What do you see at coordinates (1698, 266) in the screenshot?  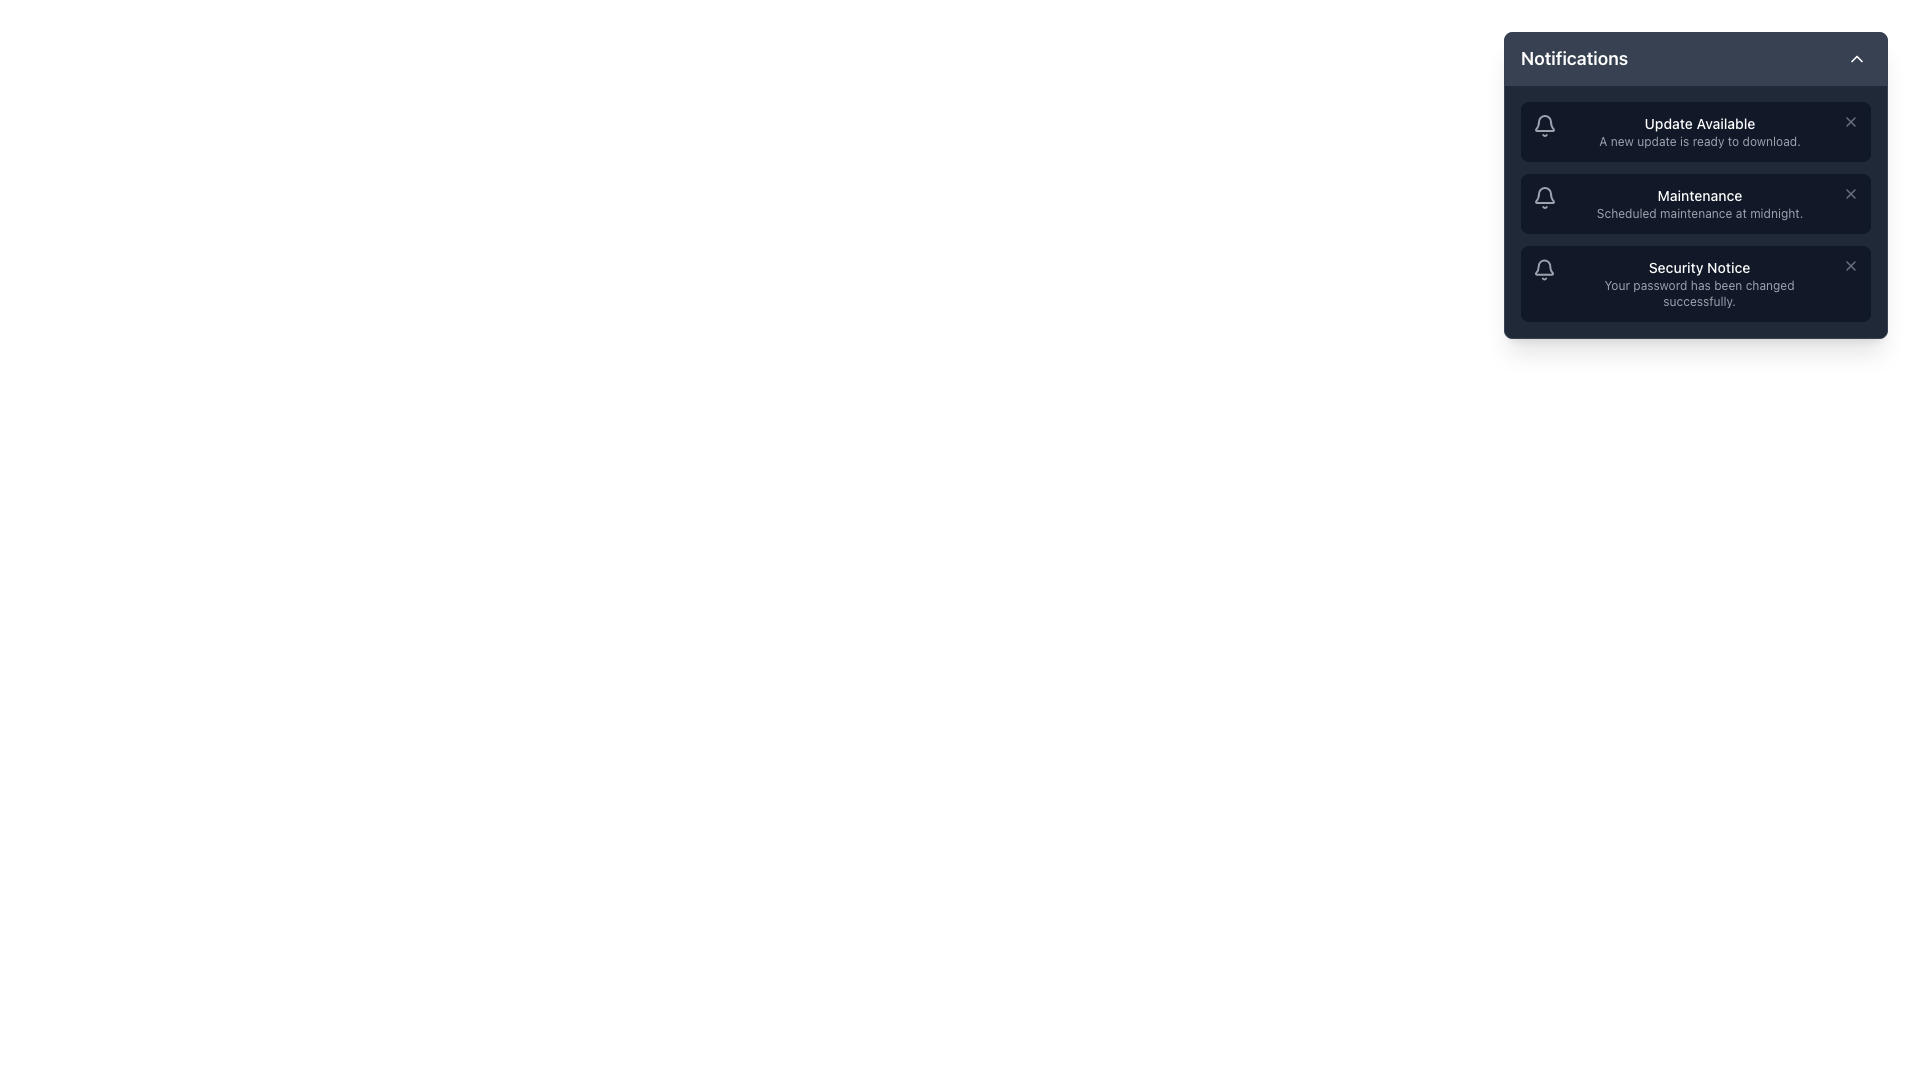 I see `text label 'Security Notice' which is displayed in white over a dark navy background in the third notification card` at bounding box center [1698, 266].